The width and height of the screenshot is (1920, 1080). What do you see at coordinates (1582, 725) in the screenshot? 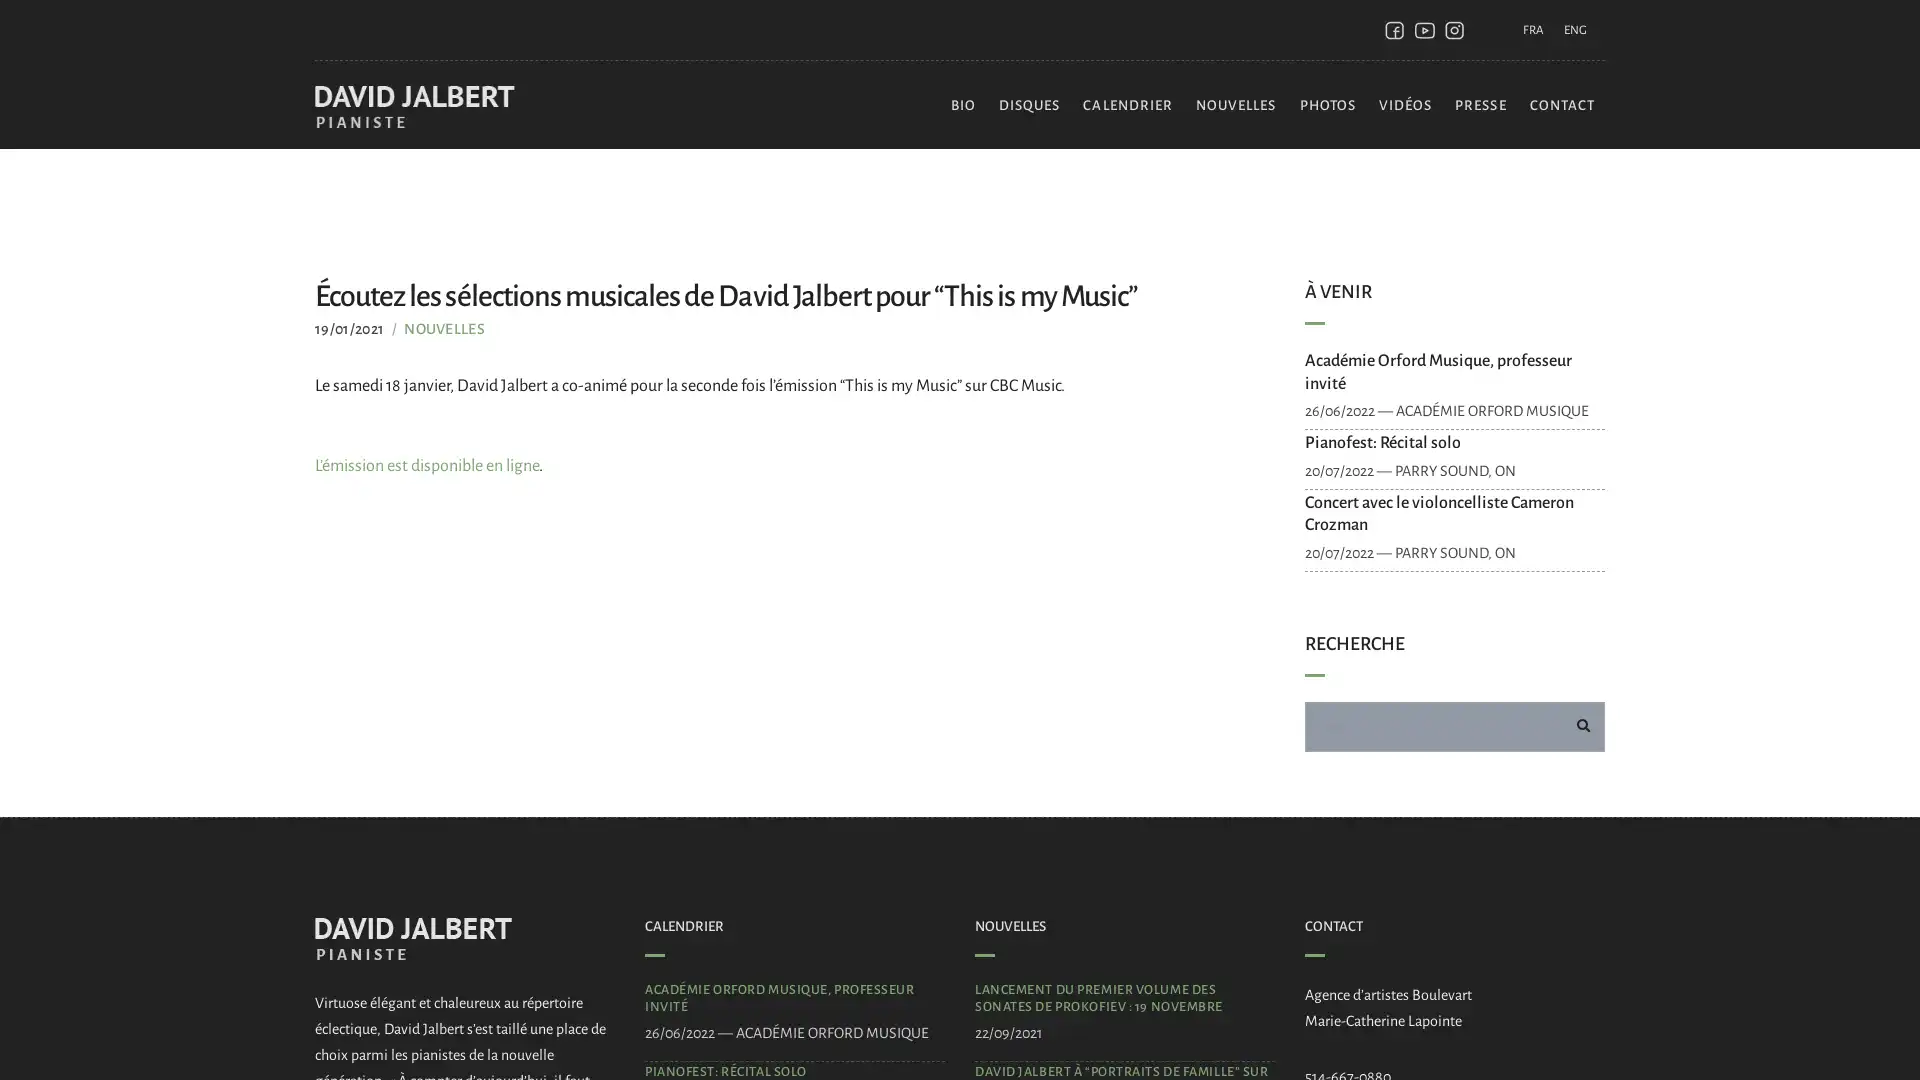
I see `SEARCH` at bounding box center [1582, 725].